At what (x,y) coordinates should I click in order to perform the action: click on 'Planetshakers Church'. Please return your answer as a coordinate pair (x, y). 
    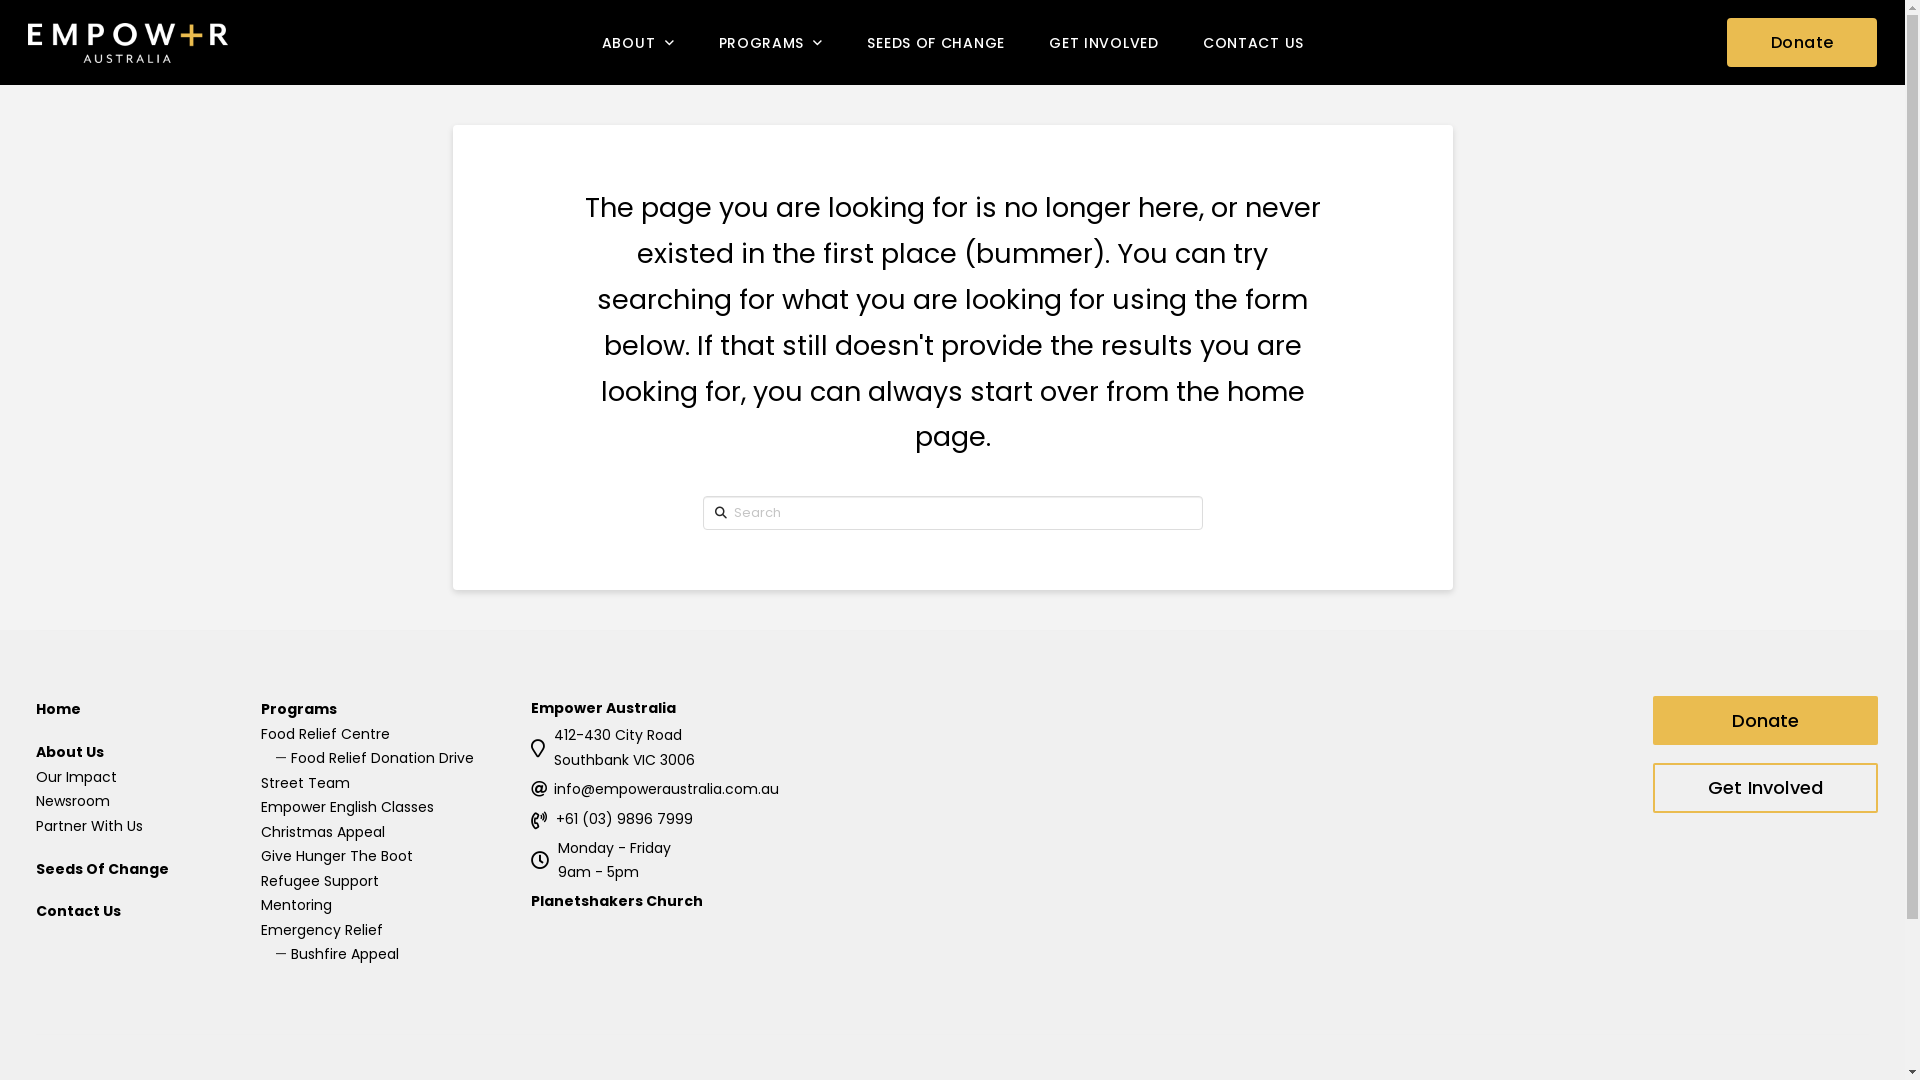
    Looking at the image, I should click on (531, 901).